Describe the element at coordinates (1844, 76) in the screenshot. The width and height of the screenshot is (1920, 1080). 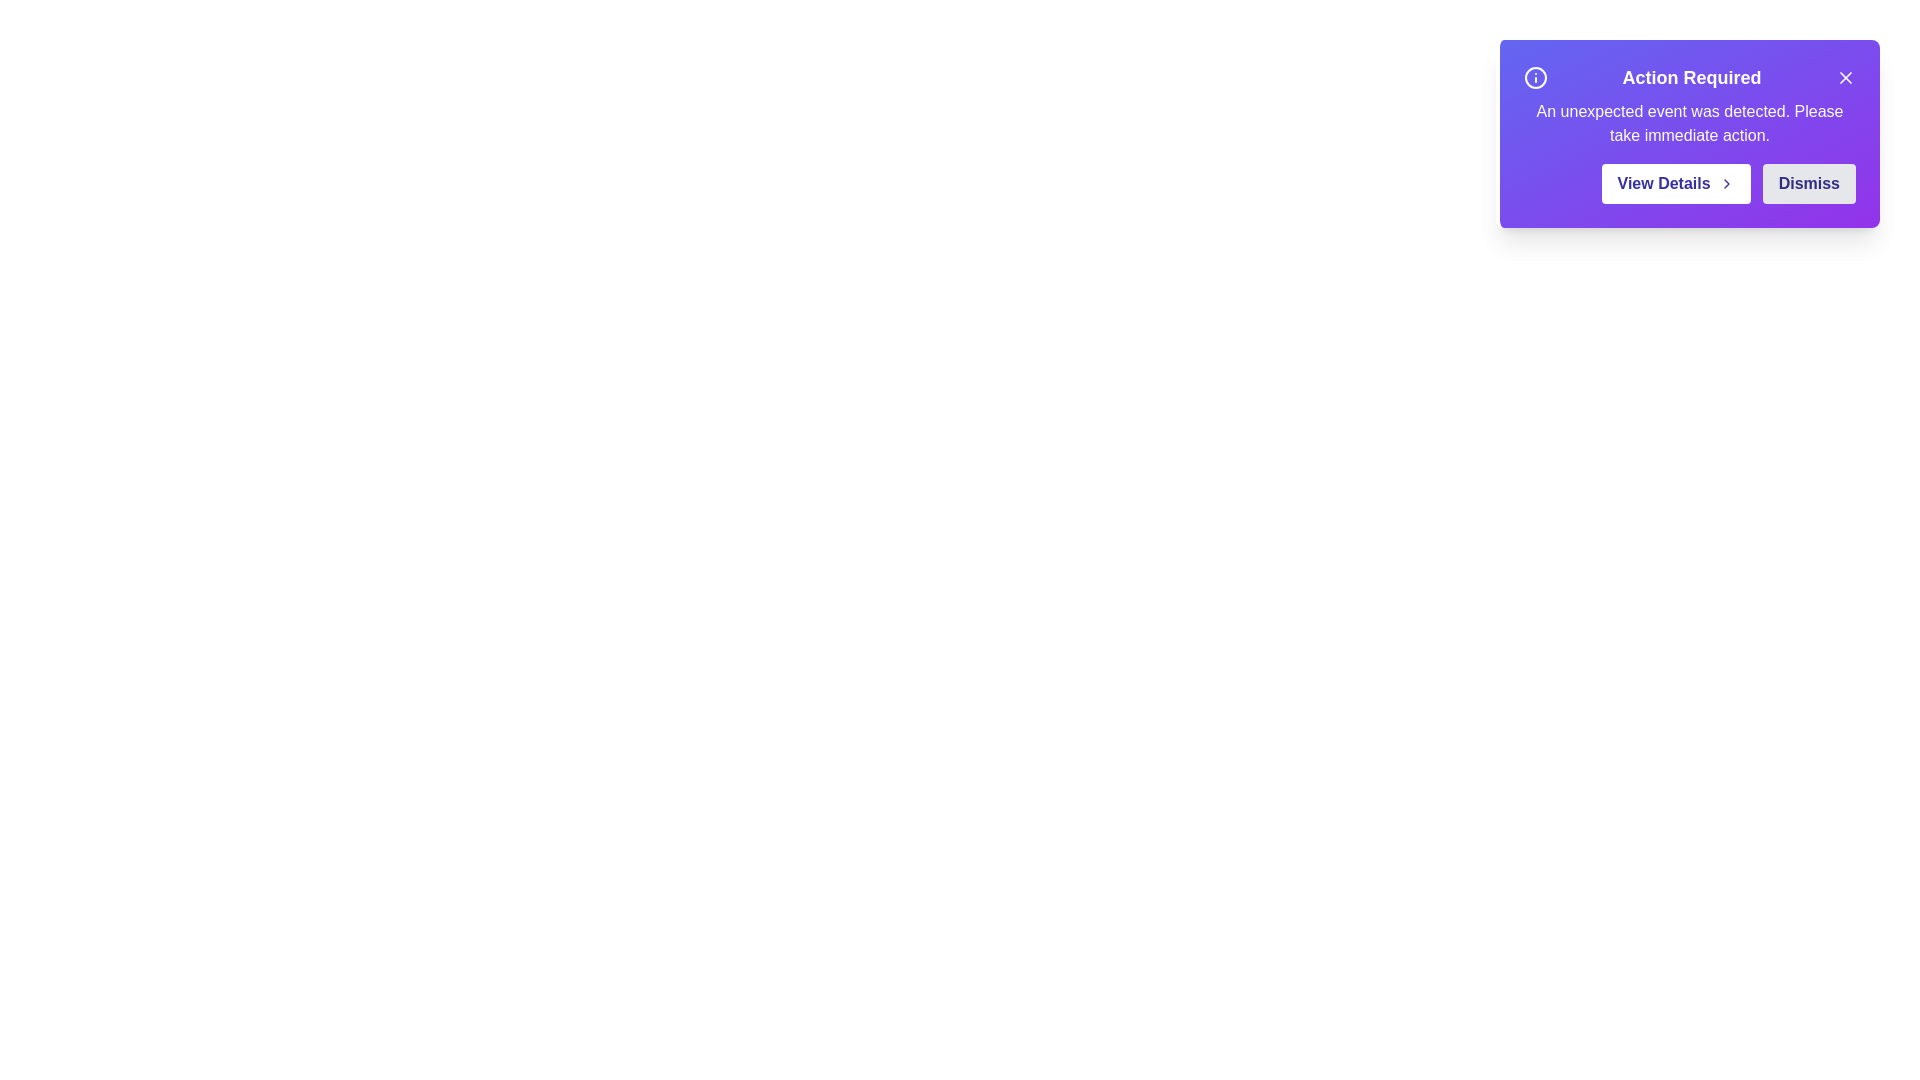
I see `the close button to hide the alert` at that location.